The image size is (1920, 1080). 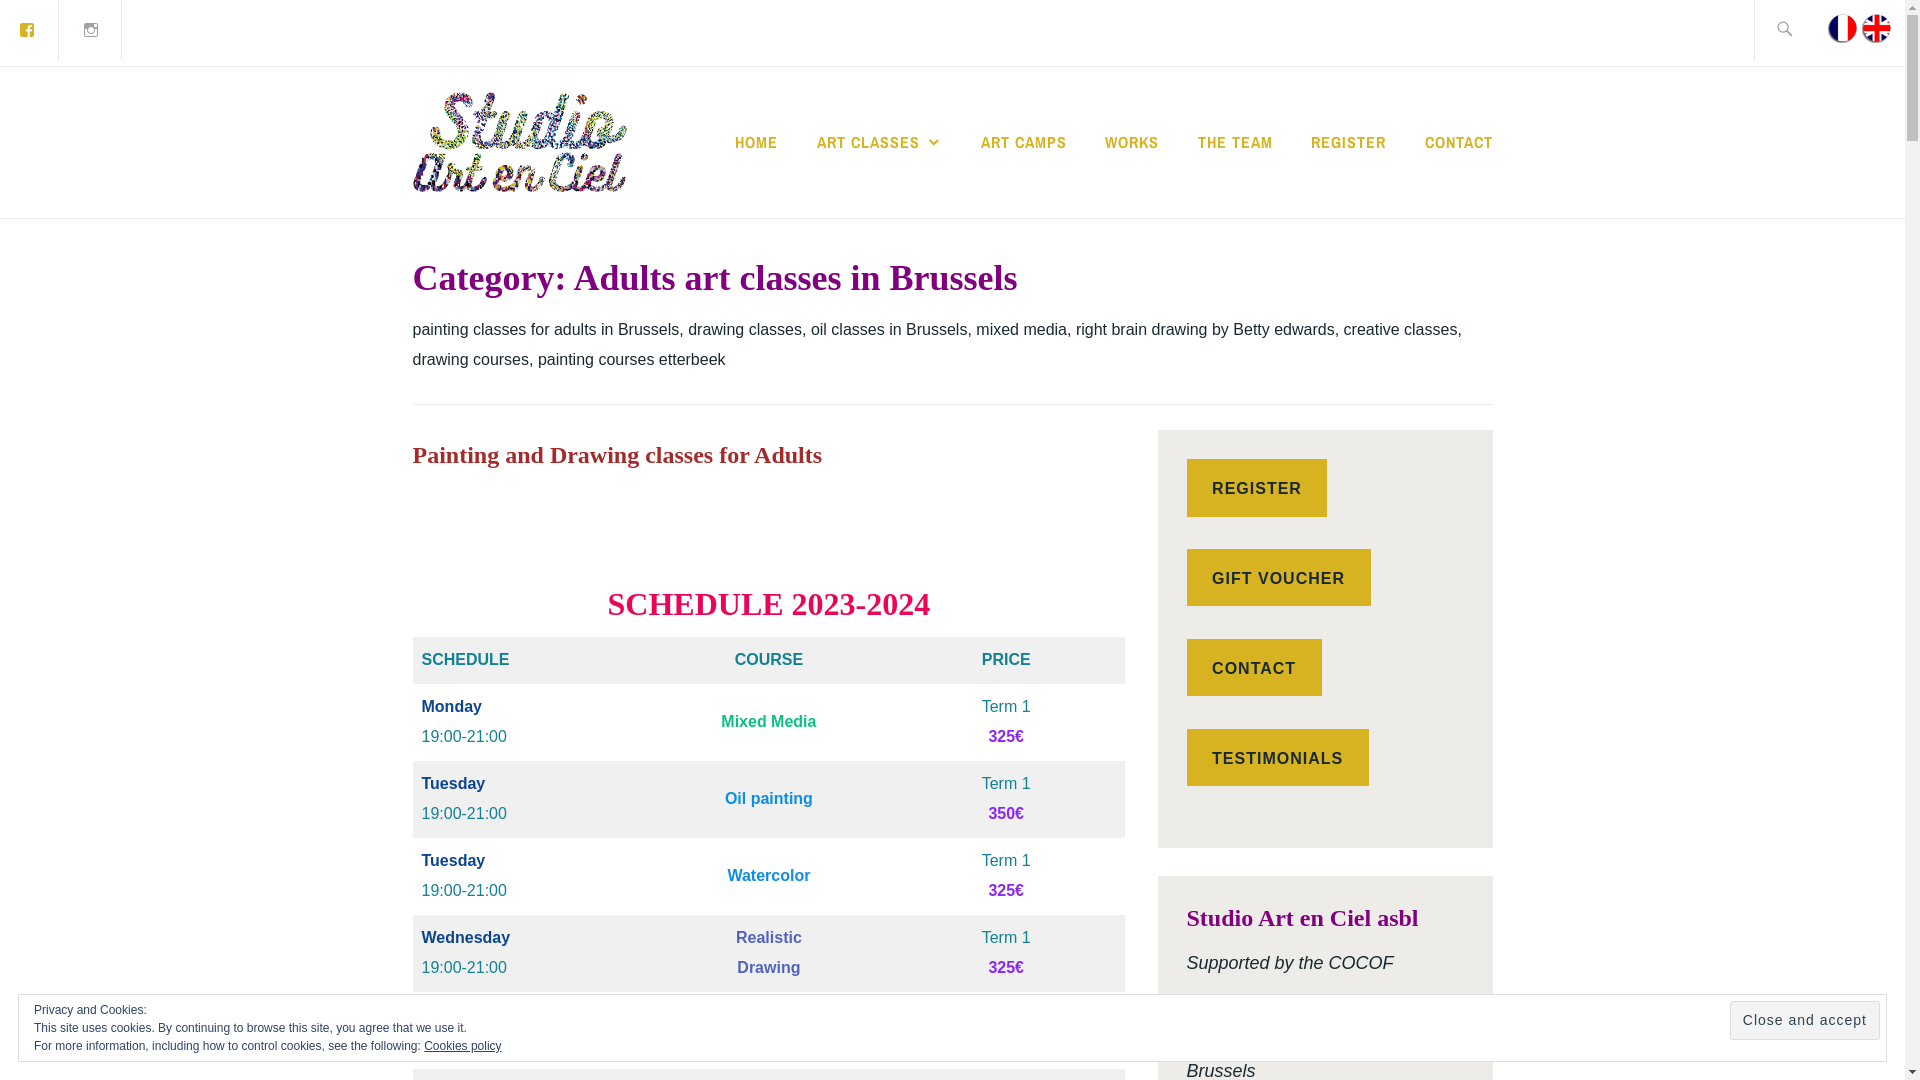 I want to click on 'ART CAMPS', so click(x=1023, y=141).